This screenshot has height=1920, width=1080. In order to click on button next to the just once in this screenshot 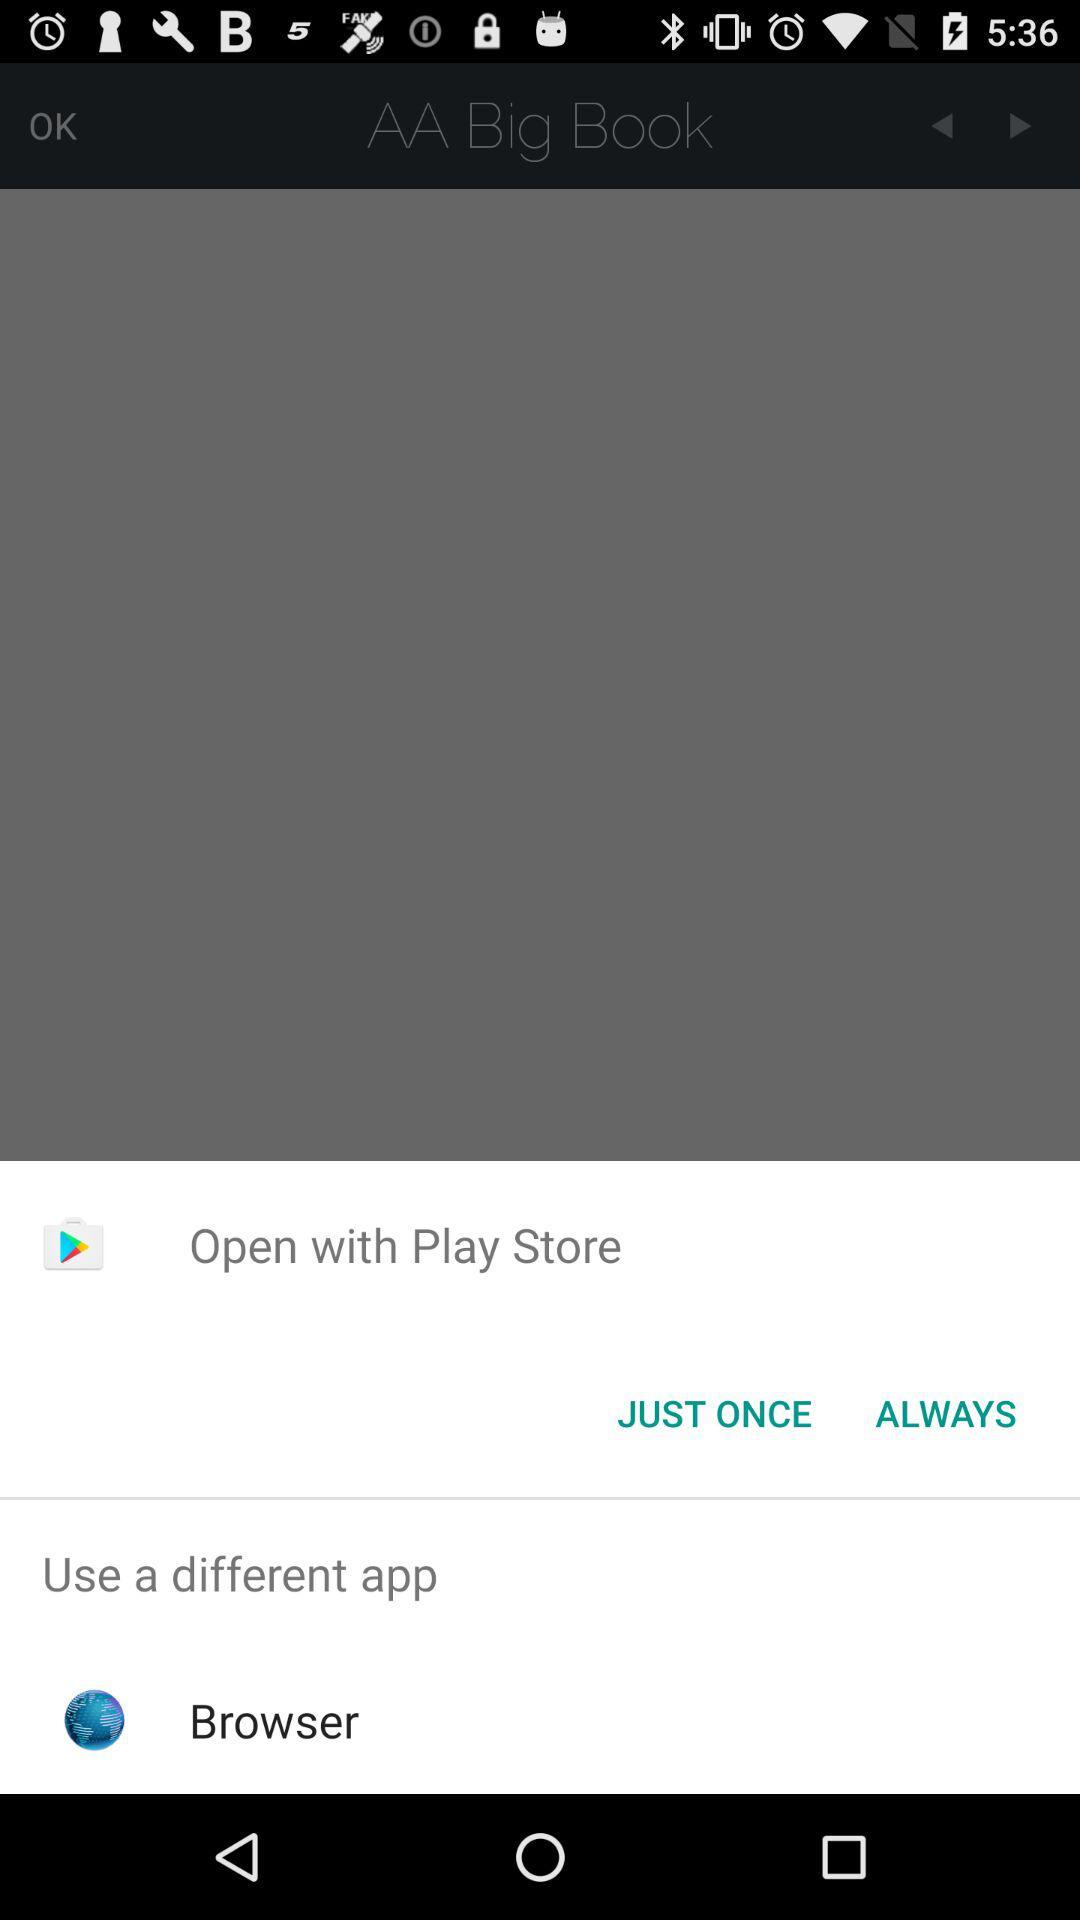, I will do `click(945, 1411)`.